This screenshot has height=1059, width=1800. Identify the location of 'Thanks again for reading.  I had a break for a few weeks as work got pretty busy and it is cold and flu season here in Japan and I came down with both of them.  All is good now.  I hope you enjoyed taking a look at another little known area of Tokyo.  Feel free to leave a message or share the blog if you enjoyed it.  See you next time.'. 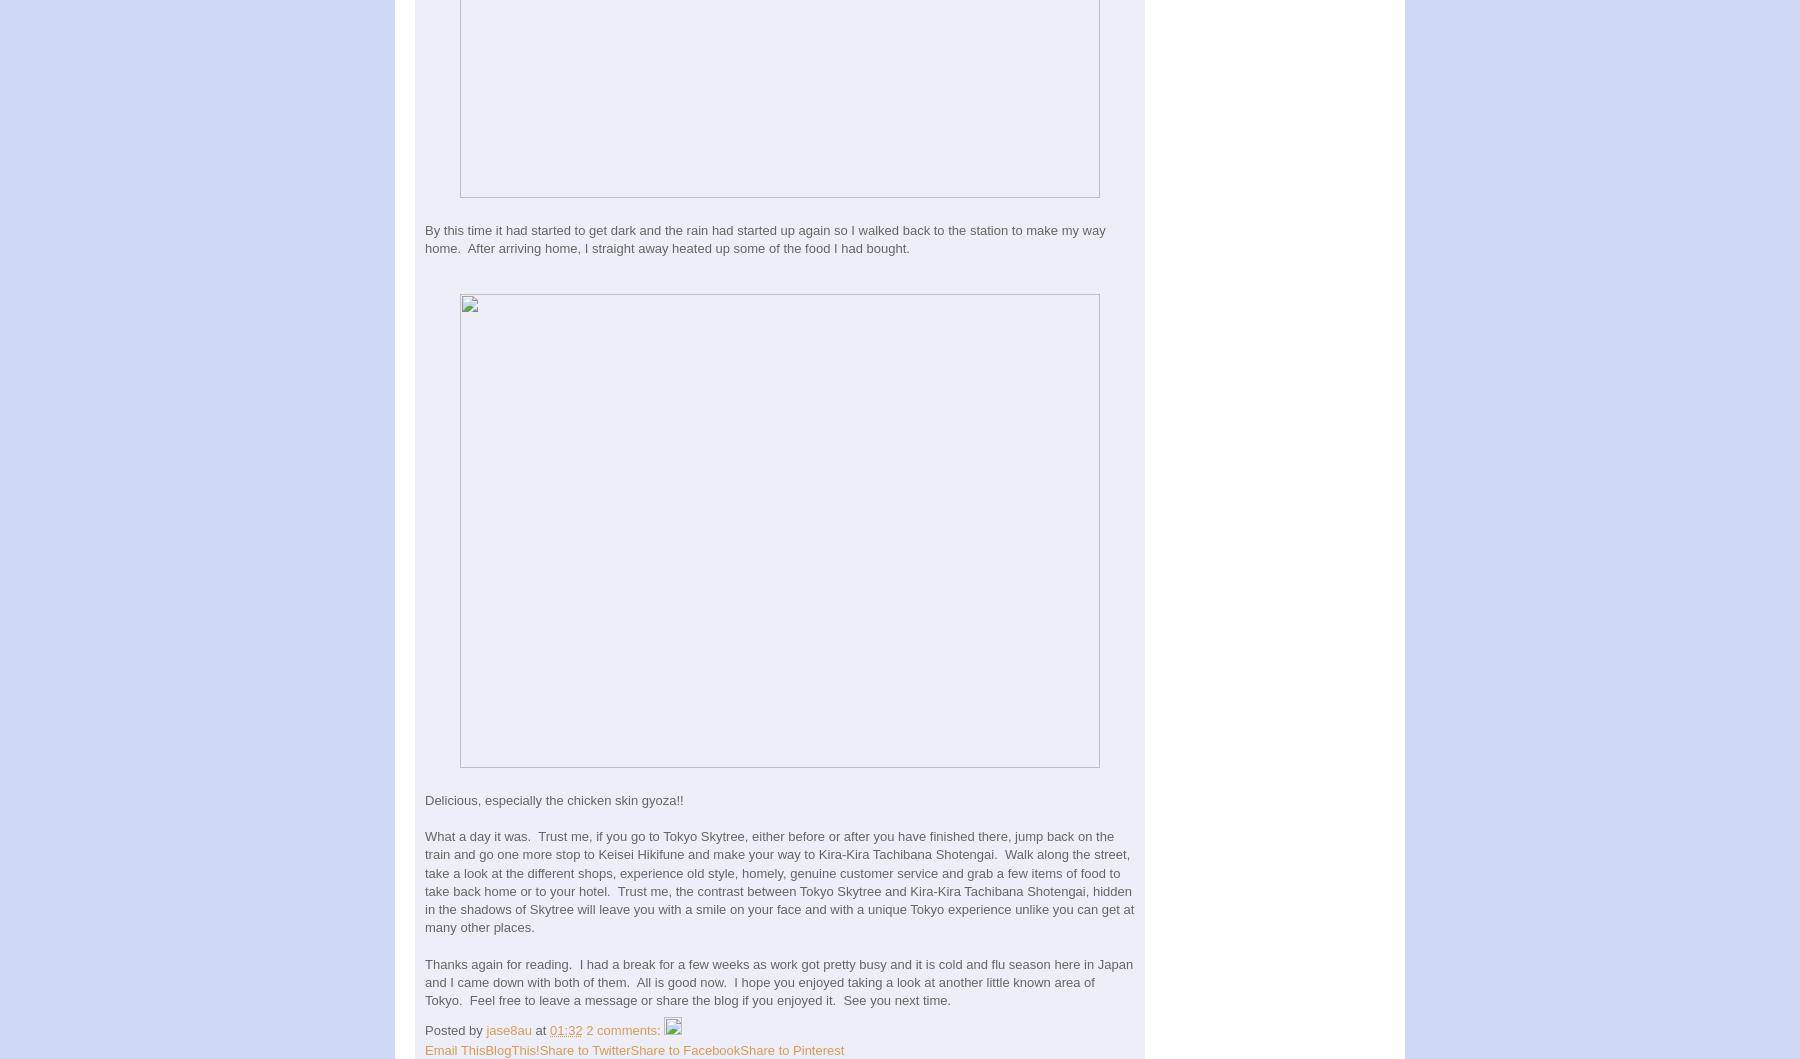
(778, 980).